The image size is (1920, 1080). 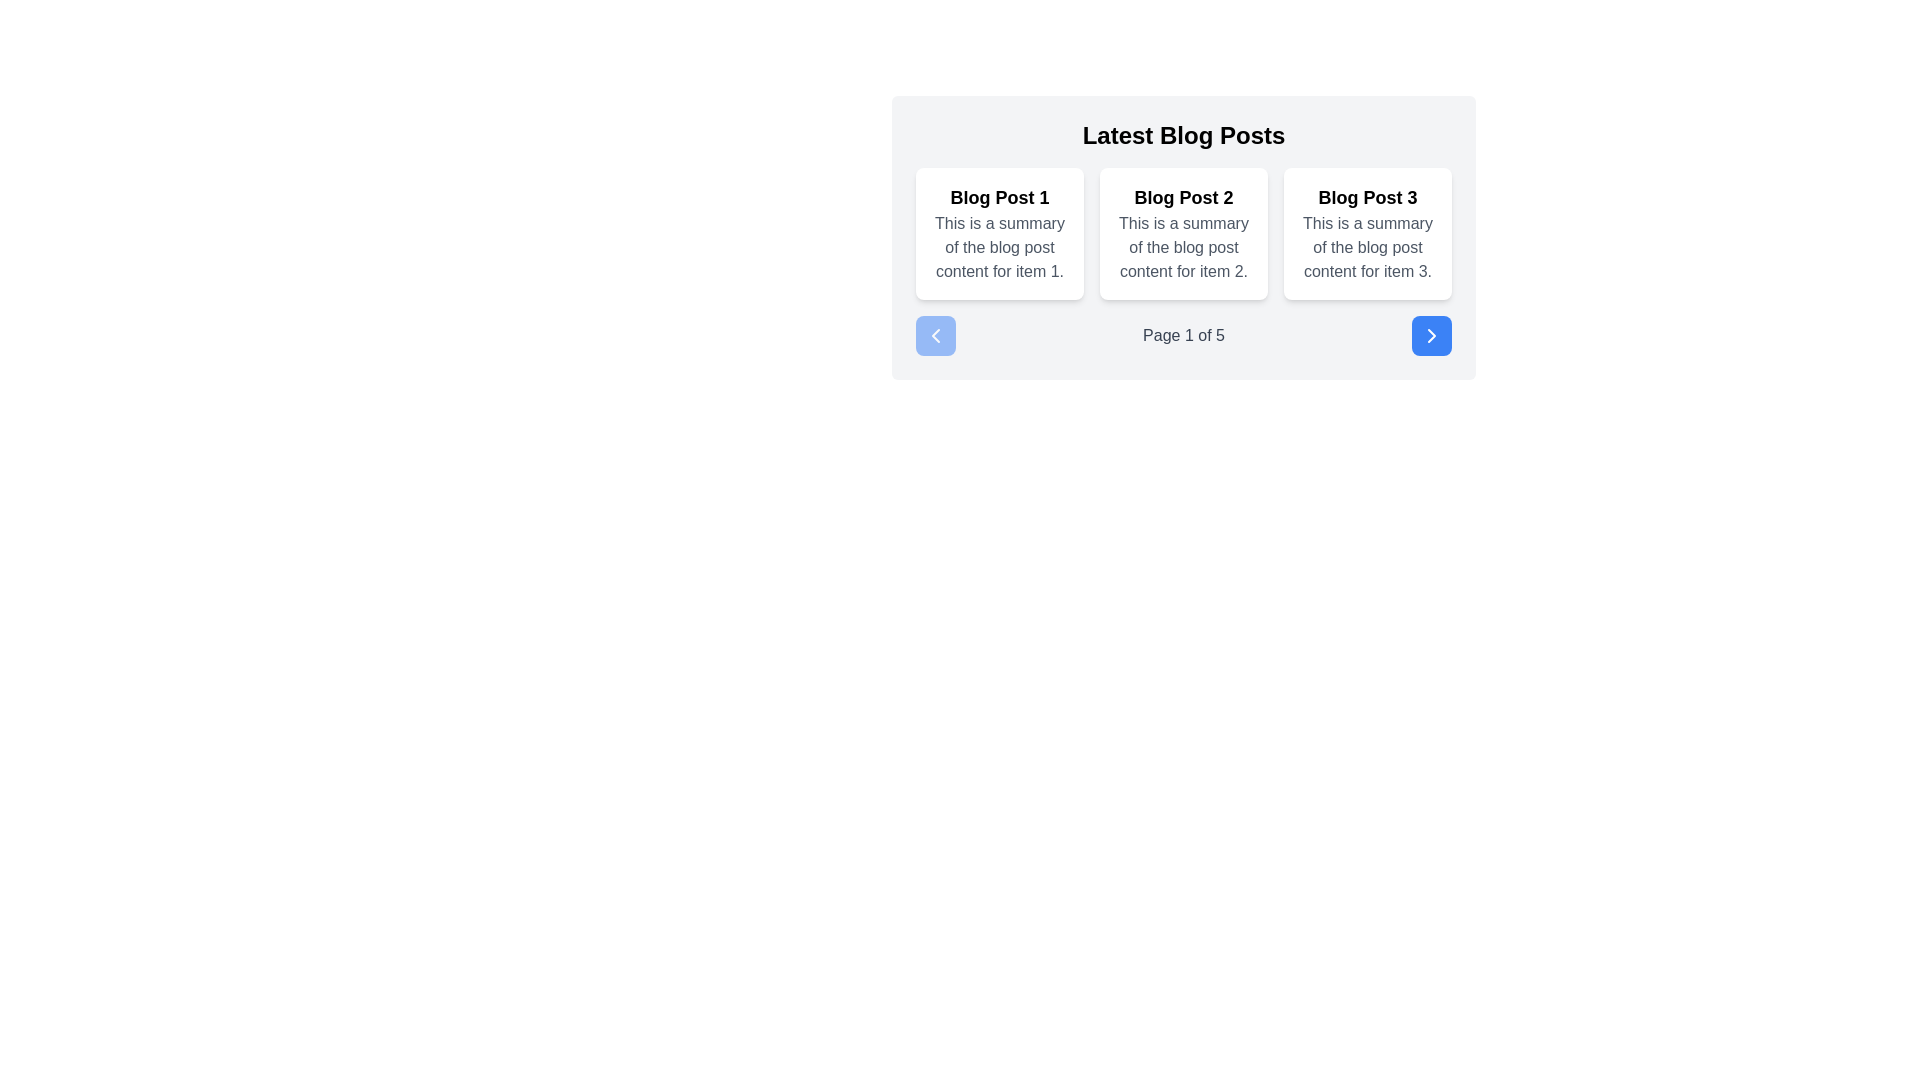 What do you see at coordinates (1430, 334) in the screenshot?
I see `the right arrow icon within the blue circular button` at bounding box center [1430, 334].